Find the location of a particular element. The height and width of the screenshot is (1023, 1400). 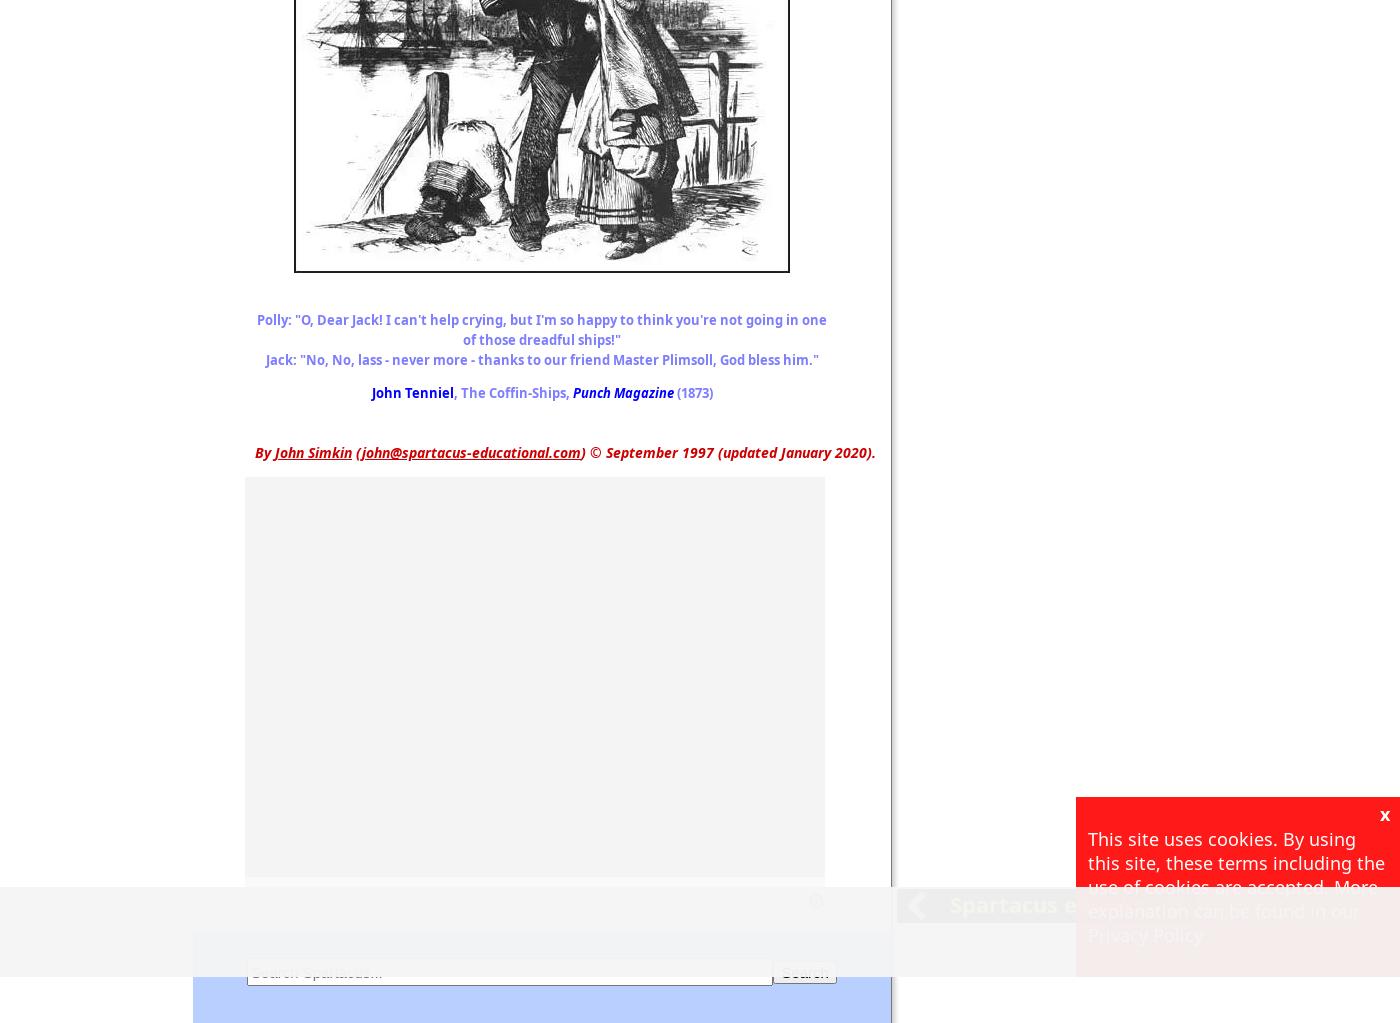

'John Simkin' is located at coordinates (313, 451).